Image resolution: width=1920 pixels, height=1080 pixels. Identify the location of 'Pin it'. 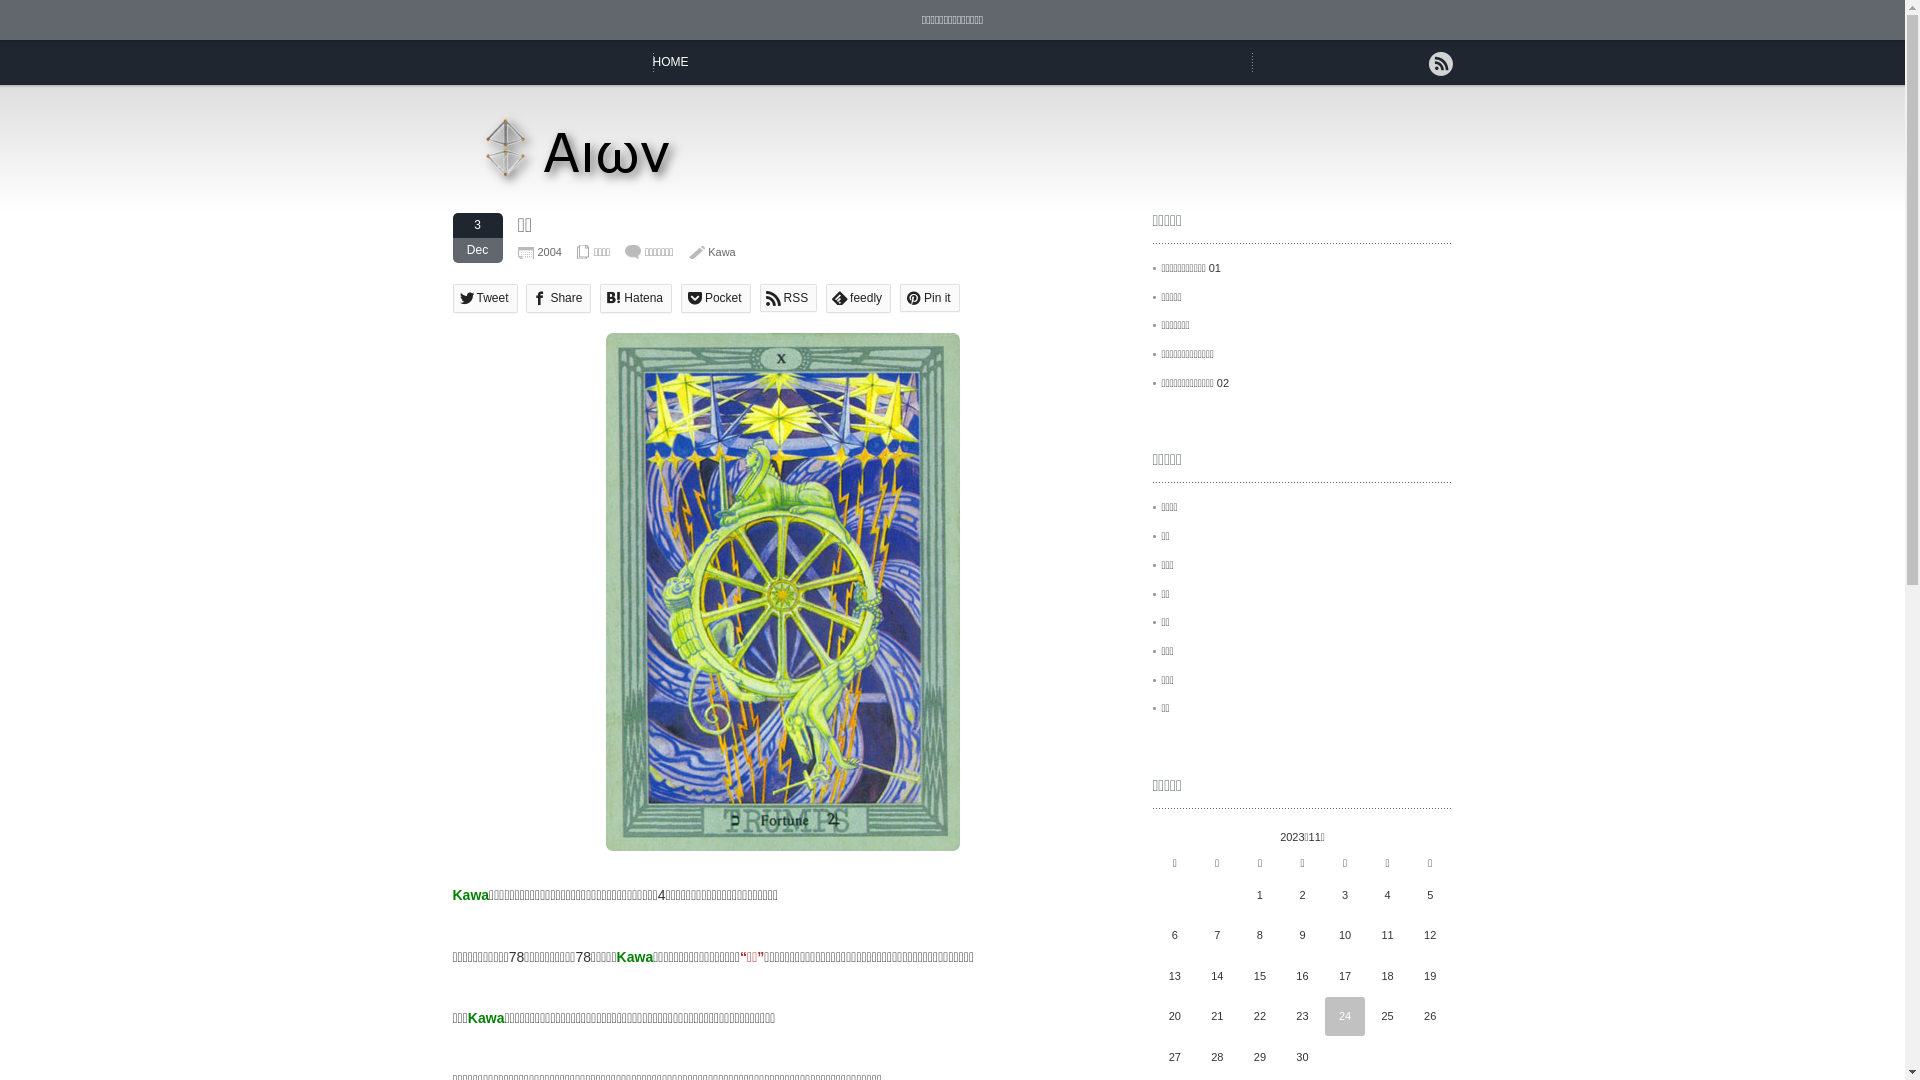
(929, 297).